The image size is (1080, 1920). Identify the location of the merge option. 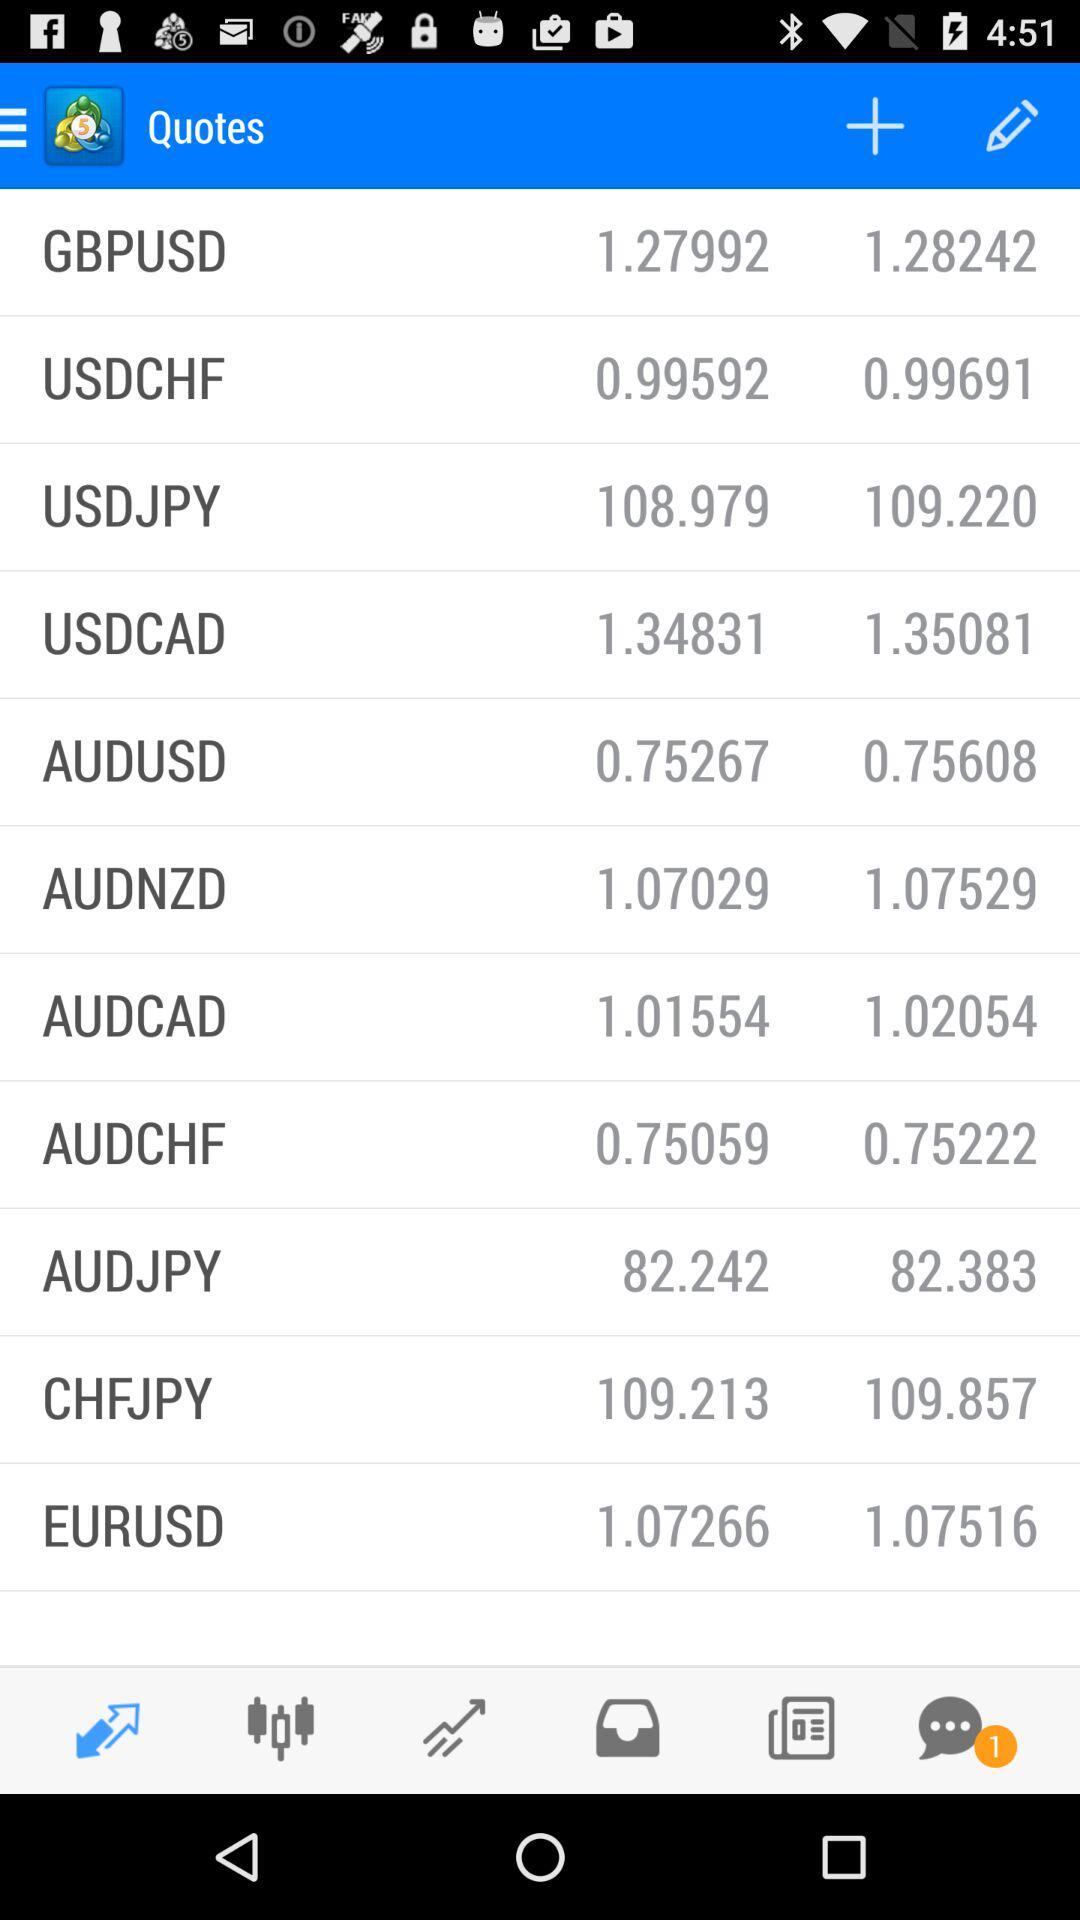
(280, 1727).